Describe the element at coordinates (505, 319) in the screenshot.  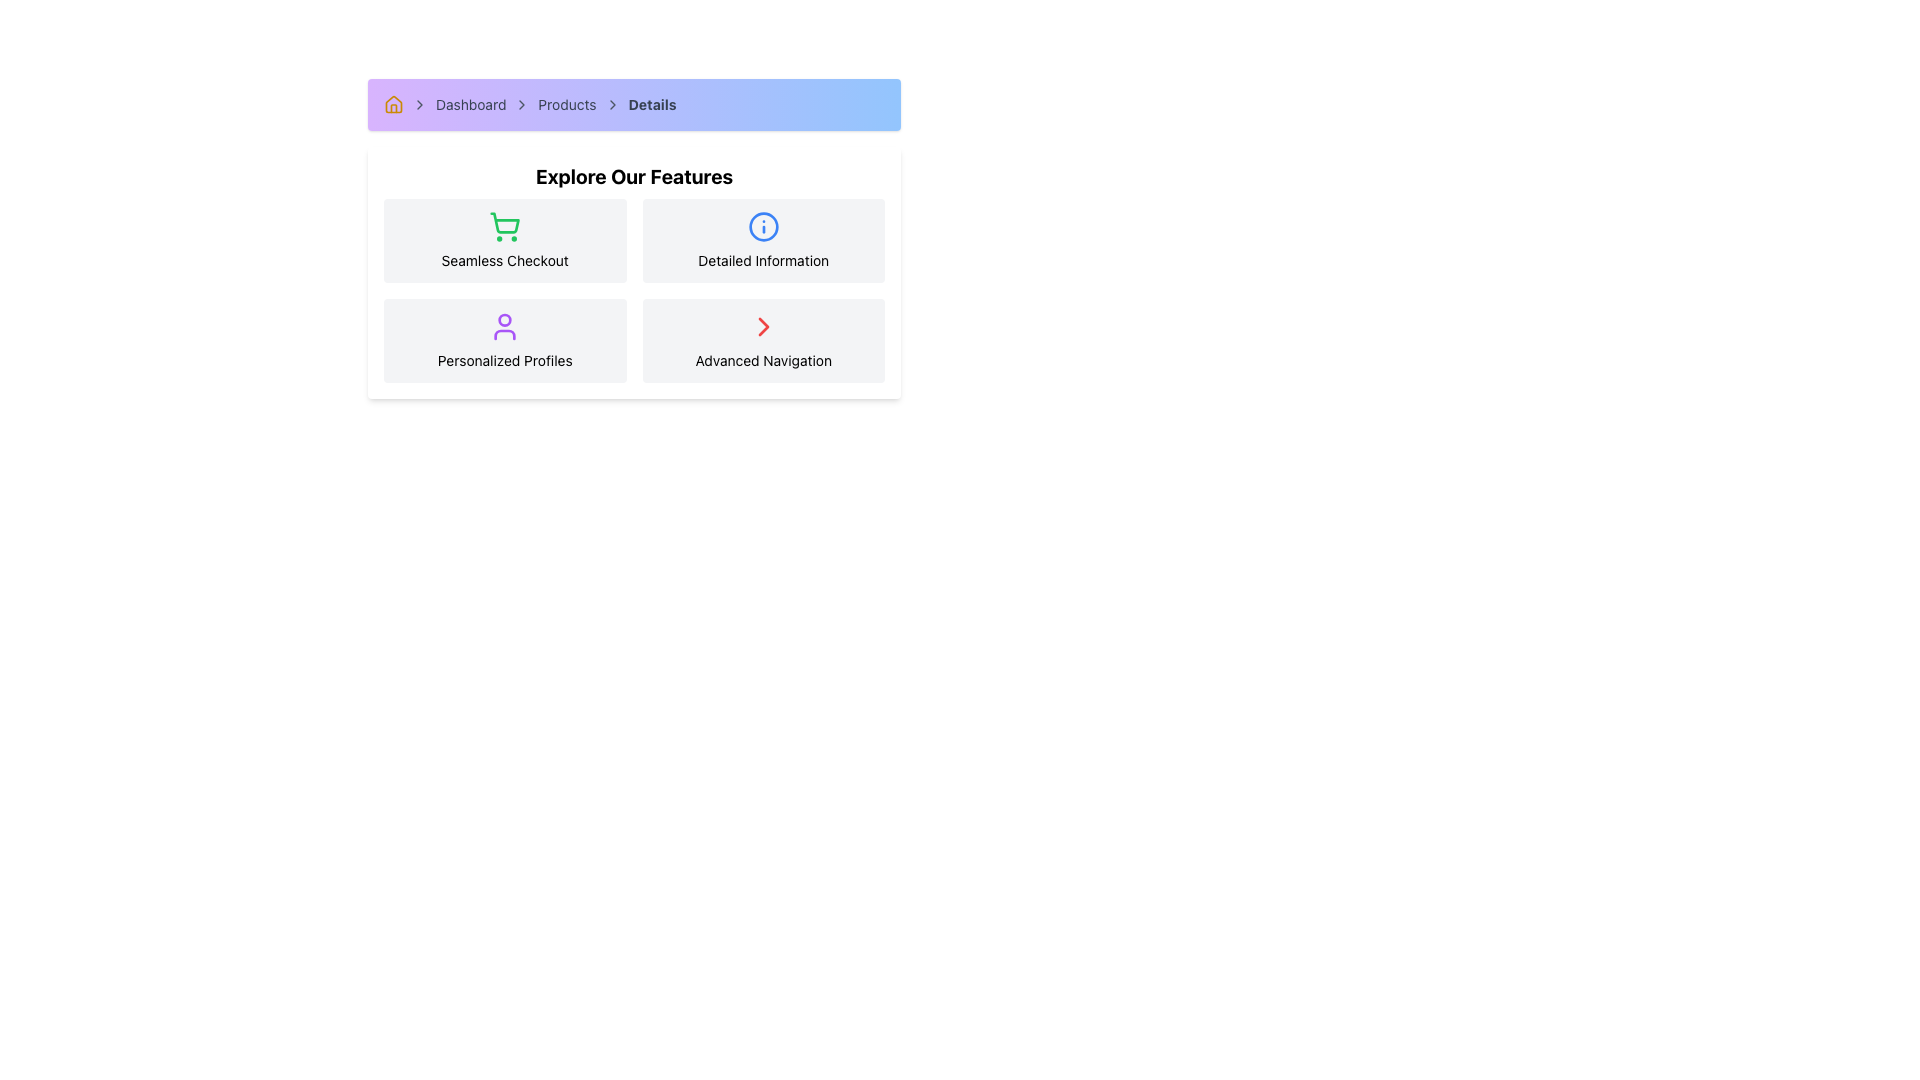
I see `the circular graphical component at the top of the user icon, which features a purple outline and represents a person's head, located in the bottom-left corner of the 'Explore Our Features' section` at that location.